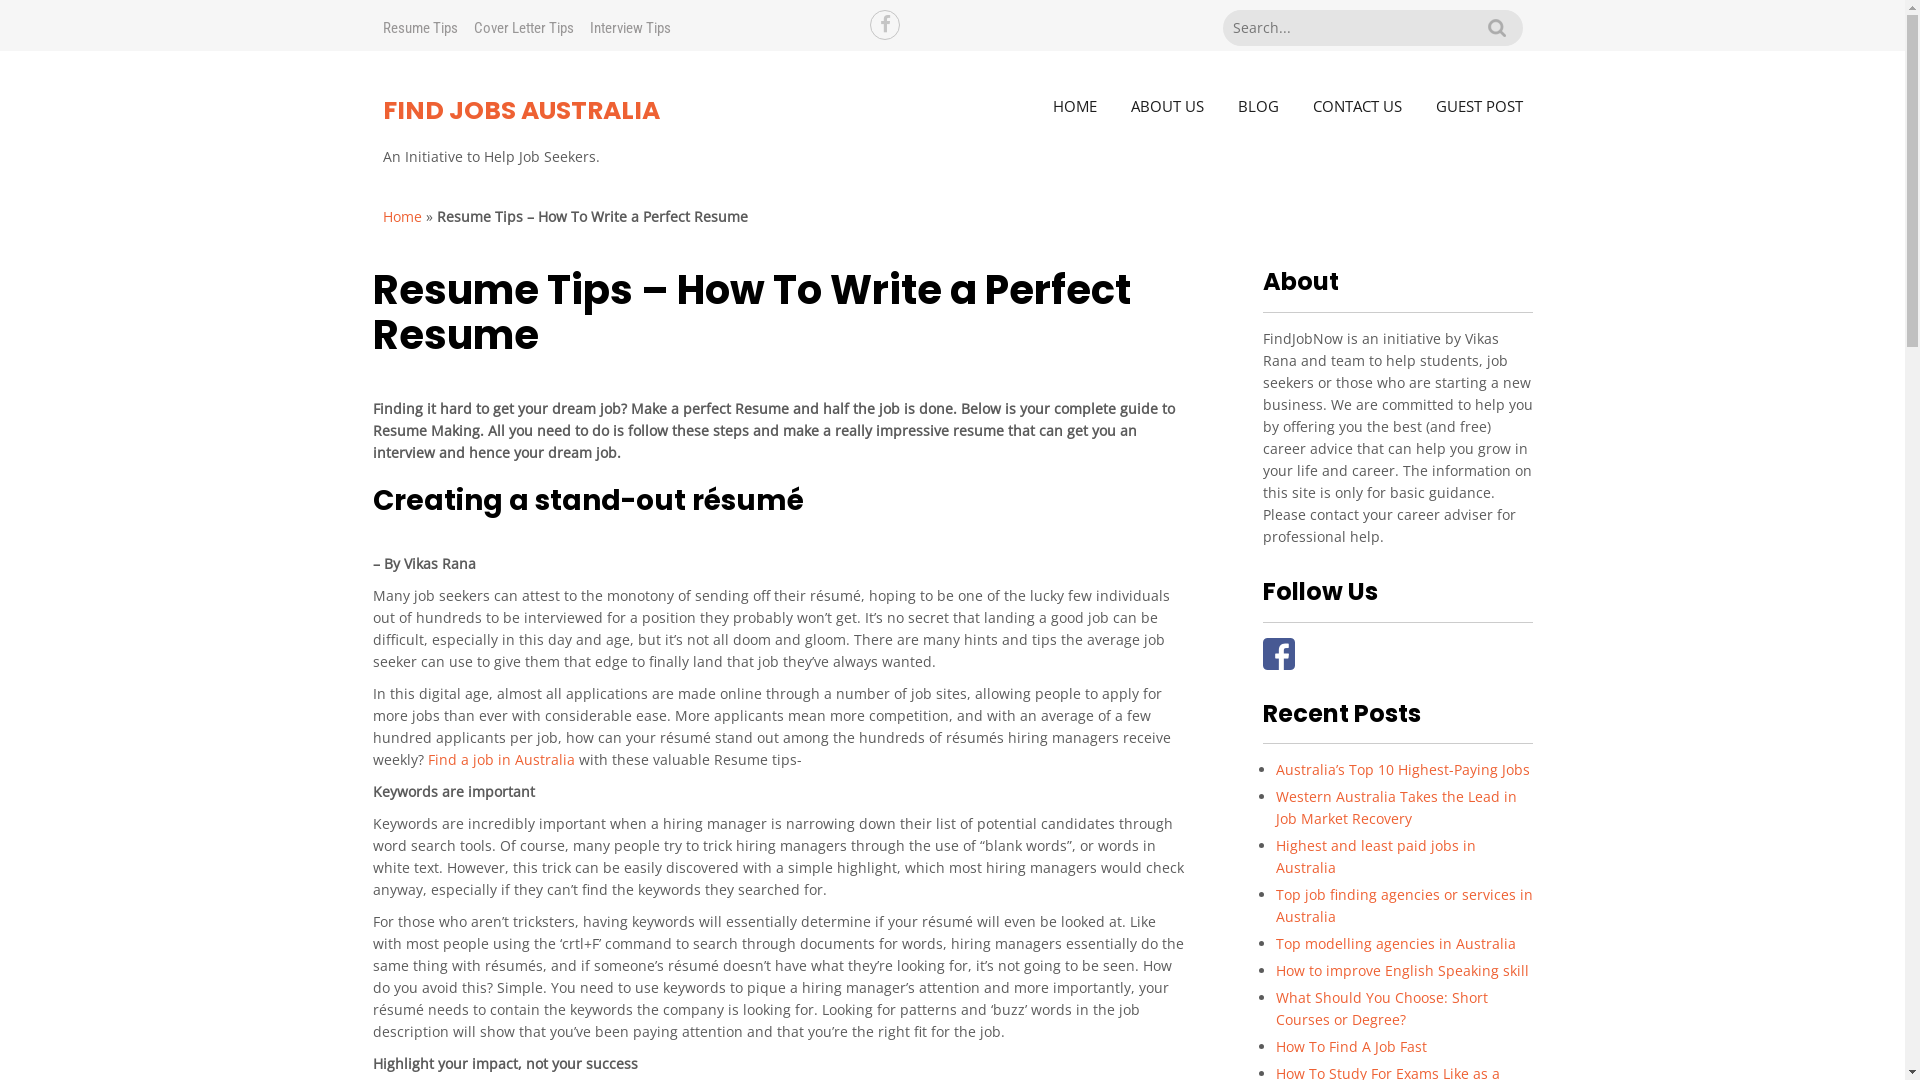  I want to click on 'HOME', so click(1037, 105).